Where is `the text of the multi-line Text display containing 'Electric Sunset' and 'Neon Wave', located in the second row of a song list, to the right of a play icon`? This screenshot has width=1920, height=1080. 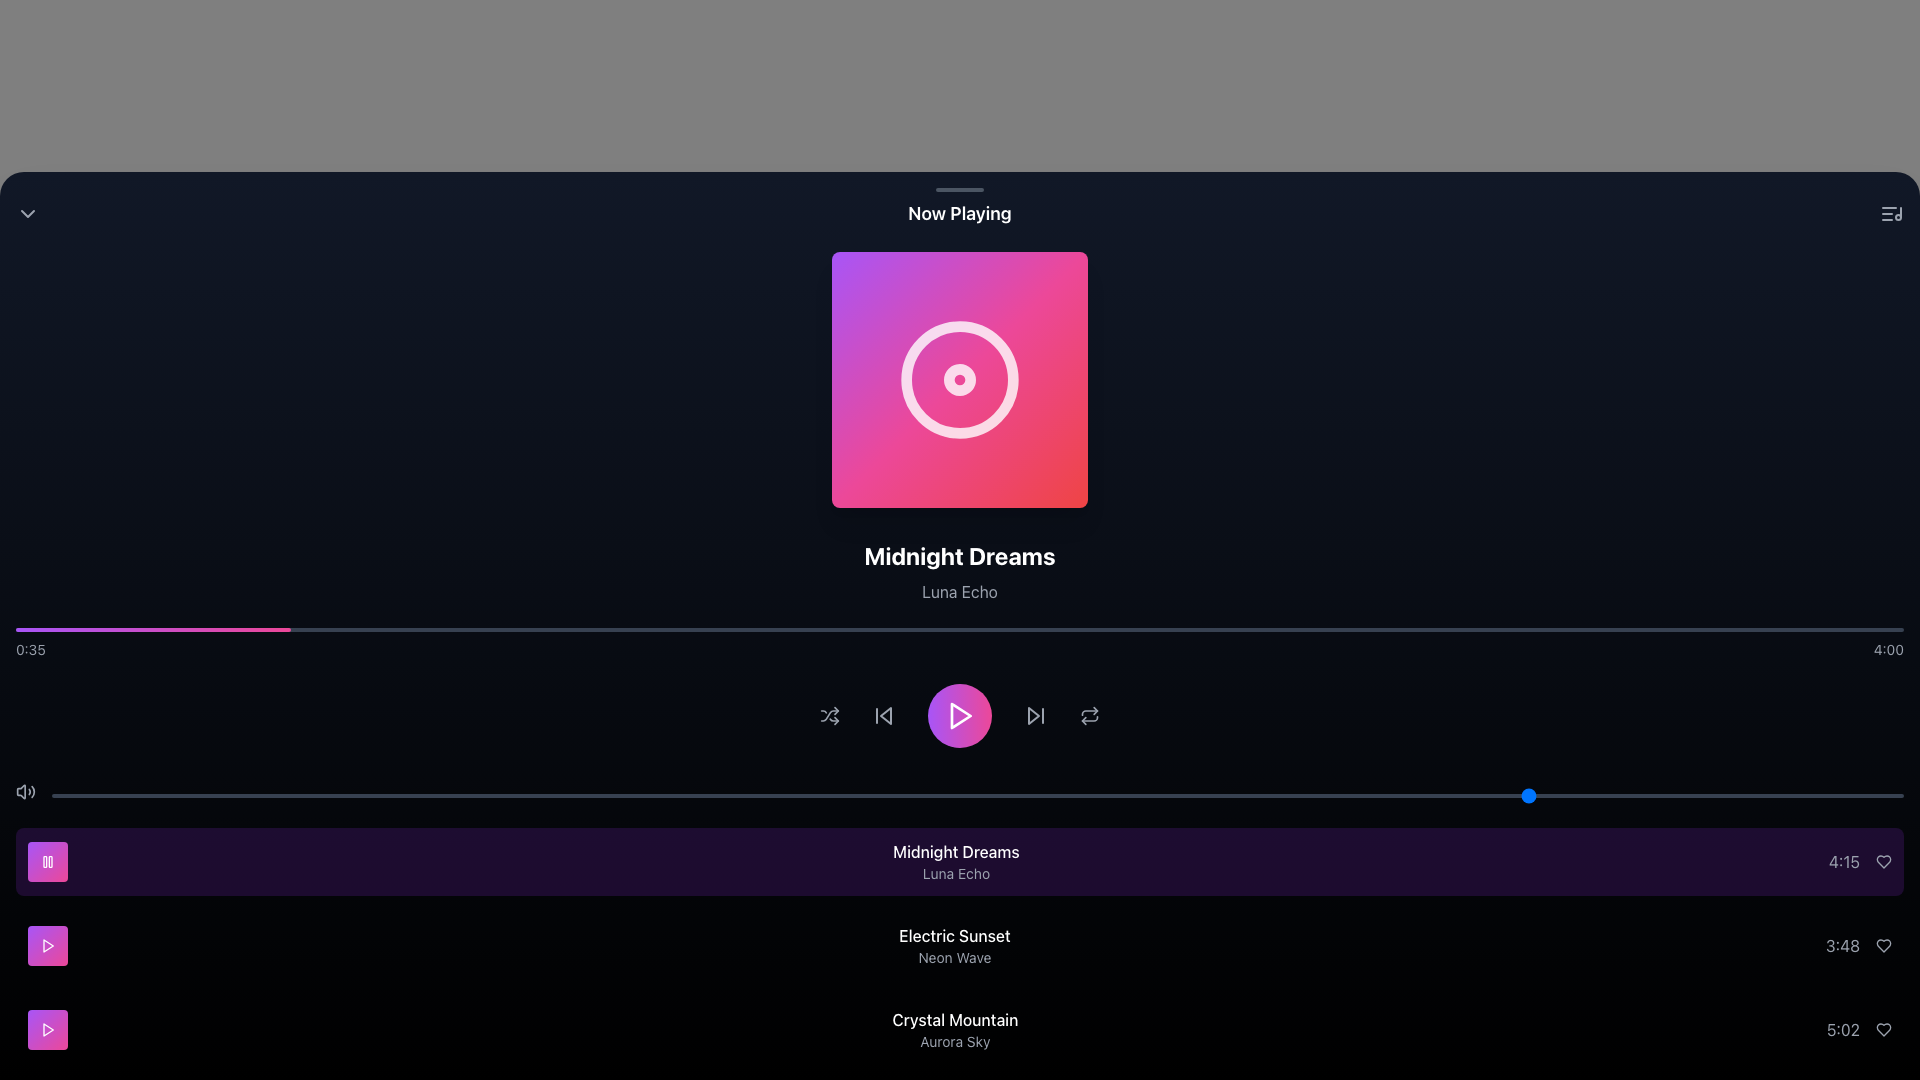 the text of the multi-line Text display containing 'Electric Sunset' and 'Neon Wave', located in the second row of a song list, to the right of a play icon is located at coordinates (954, 945).